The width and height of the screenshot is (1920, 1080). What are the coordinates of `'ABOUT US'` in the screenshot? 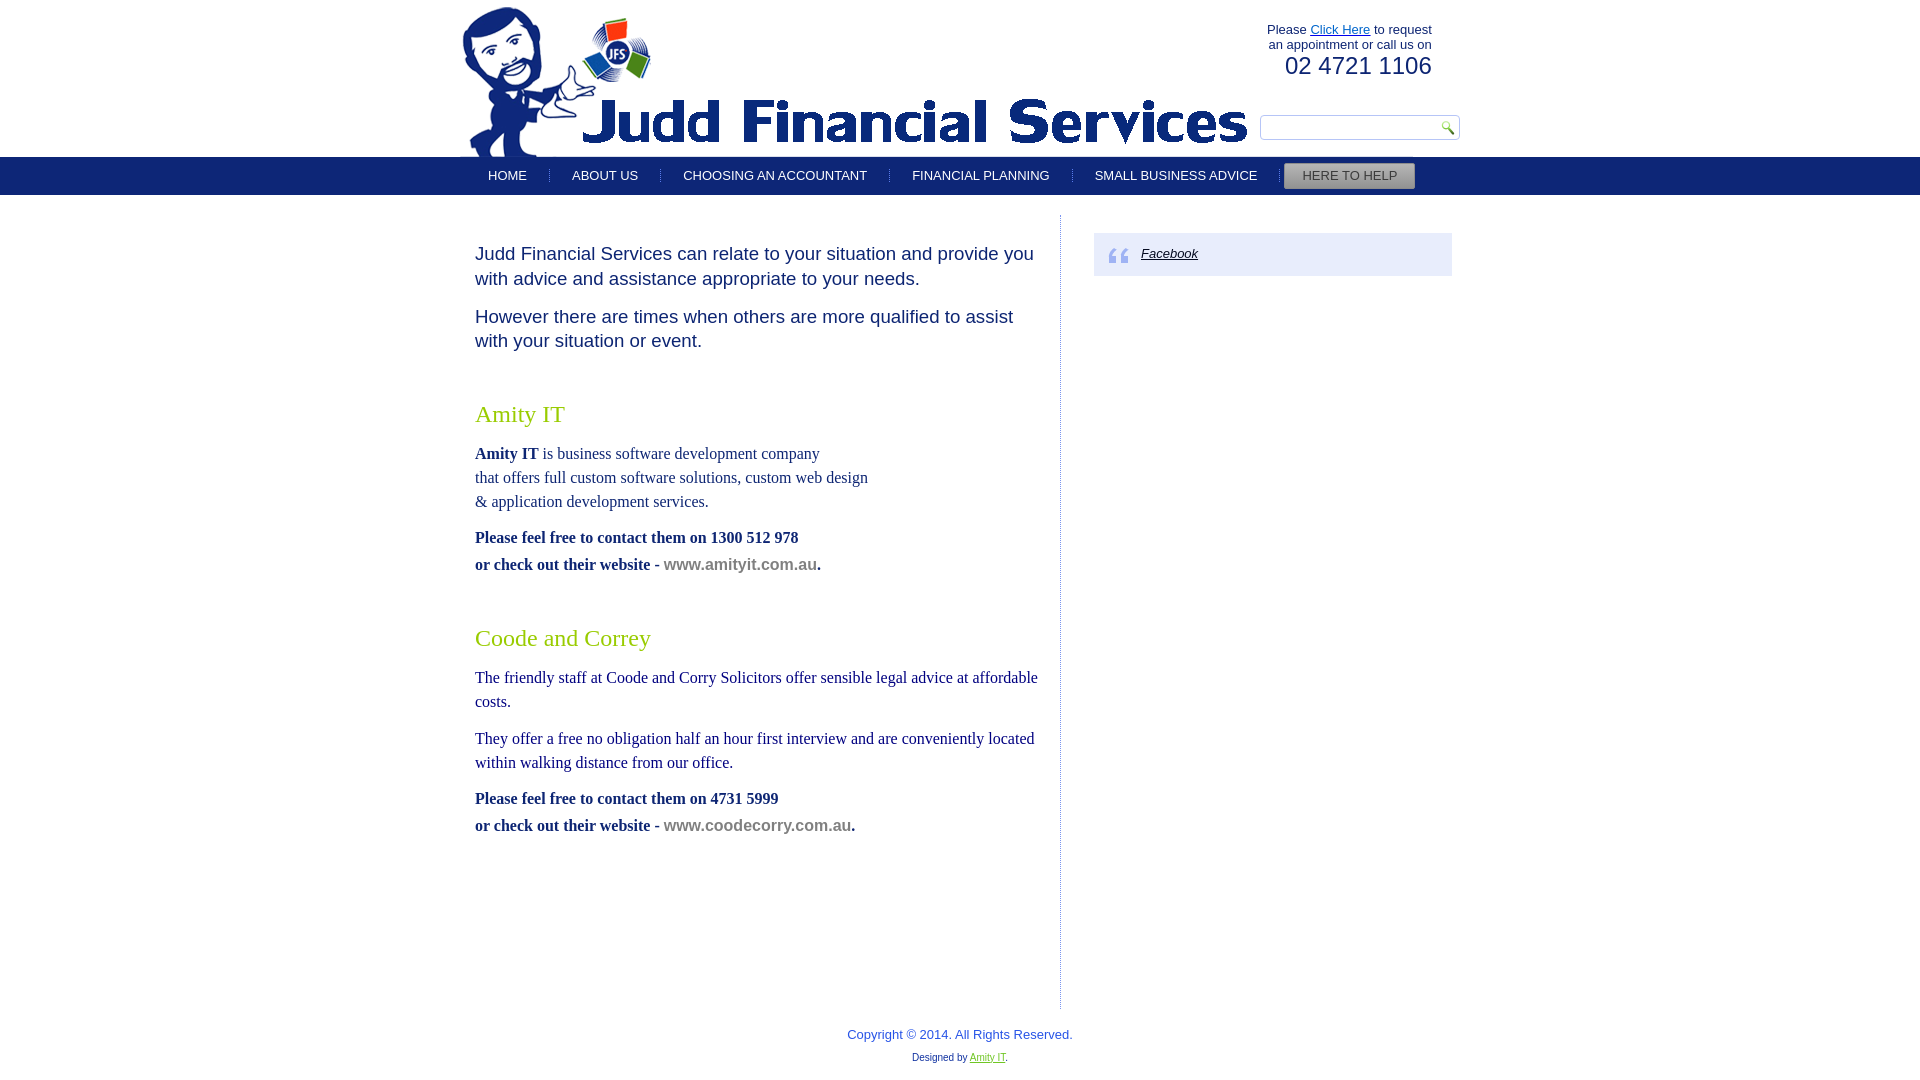 It's located at (603, 175).